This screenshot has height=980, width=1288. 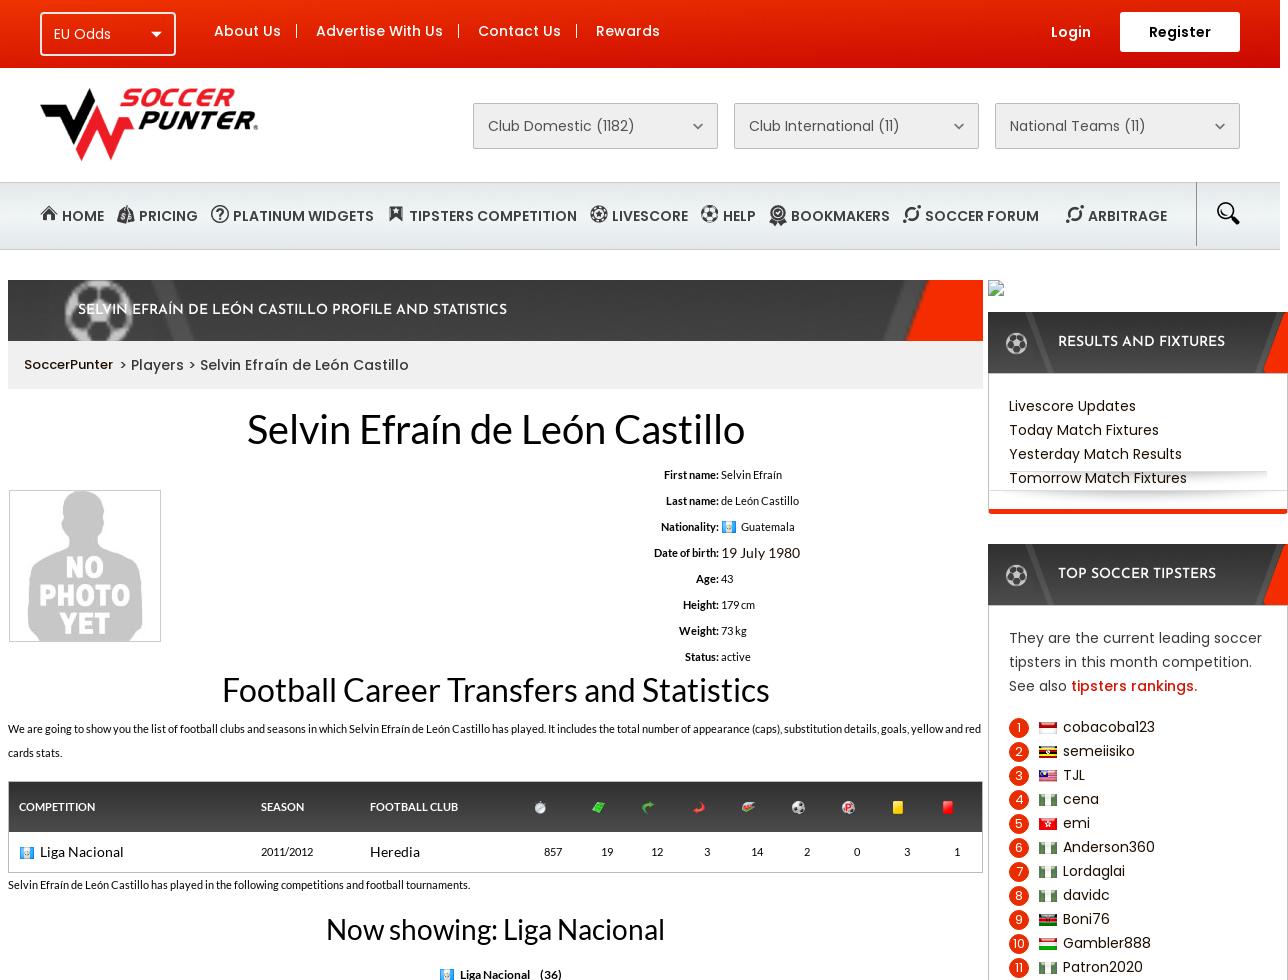 I want to click on 'Yesterday Match Results', so click(x=1095, y=454).